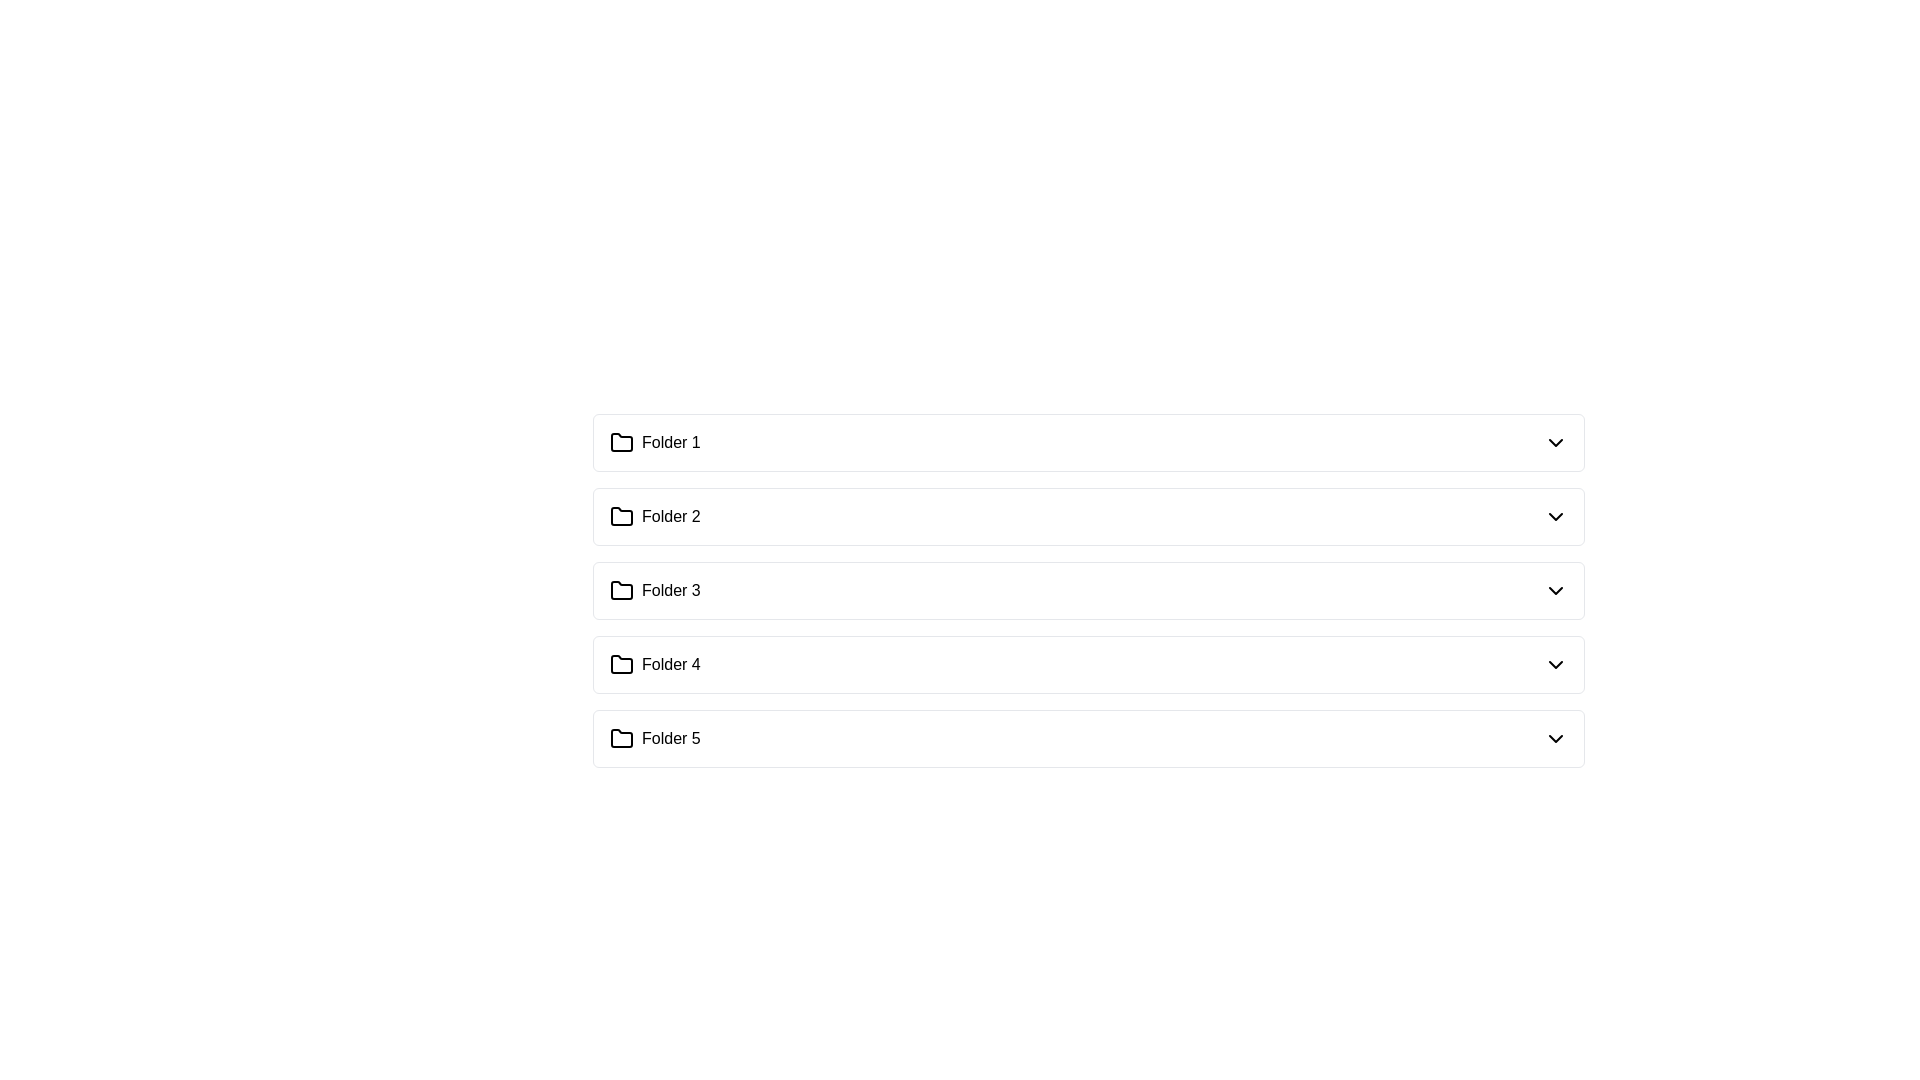  I want to click on the expand/collapse button for the 'Folder 2' section, so click(1554, 515).